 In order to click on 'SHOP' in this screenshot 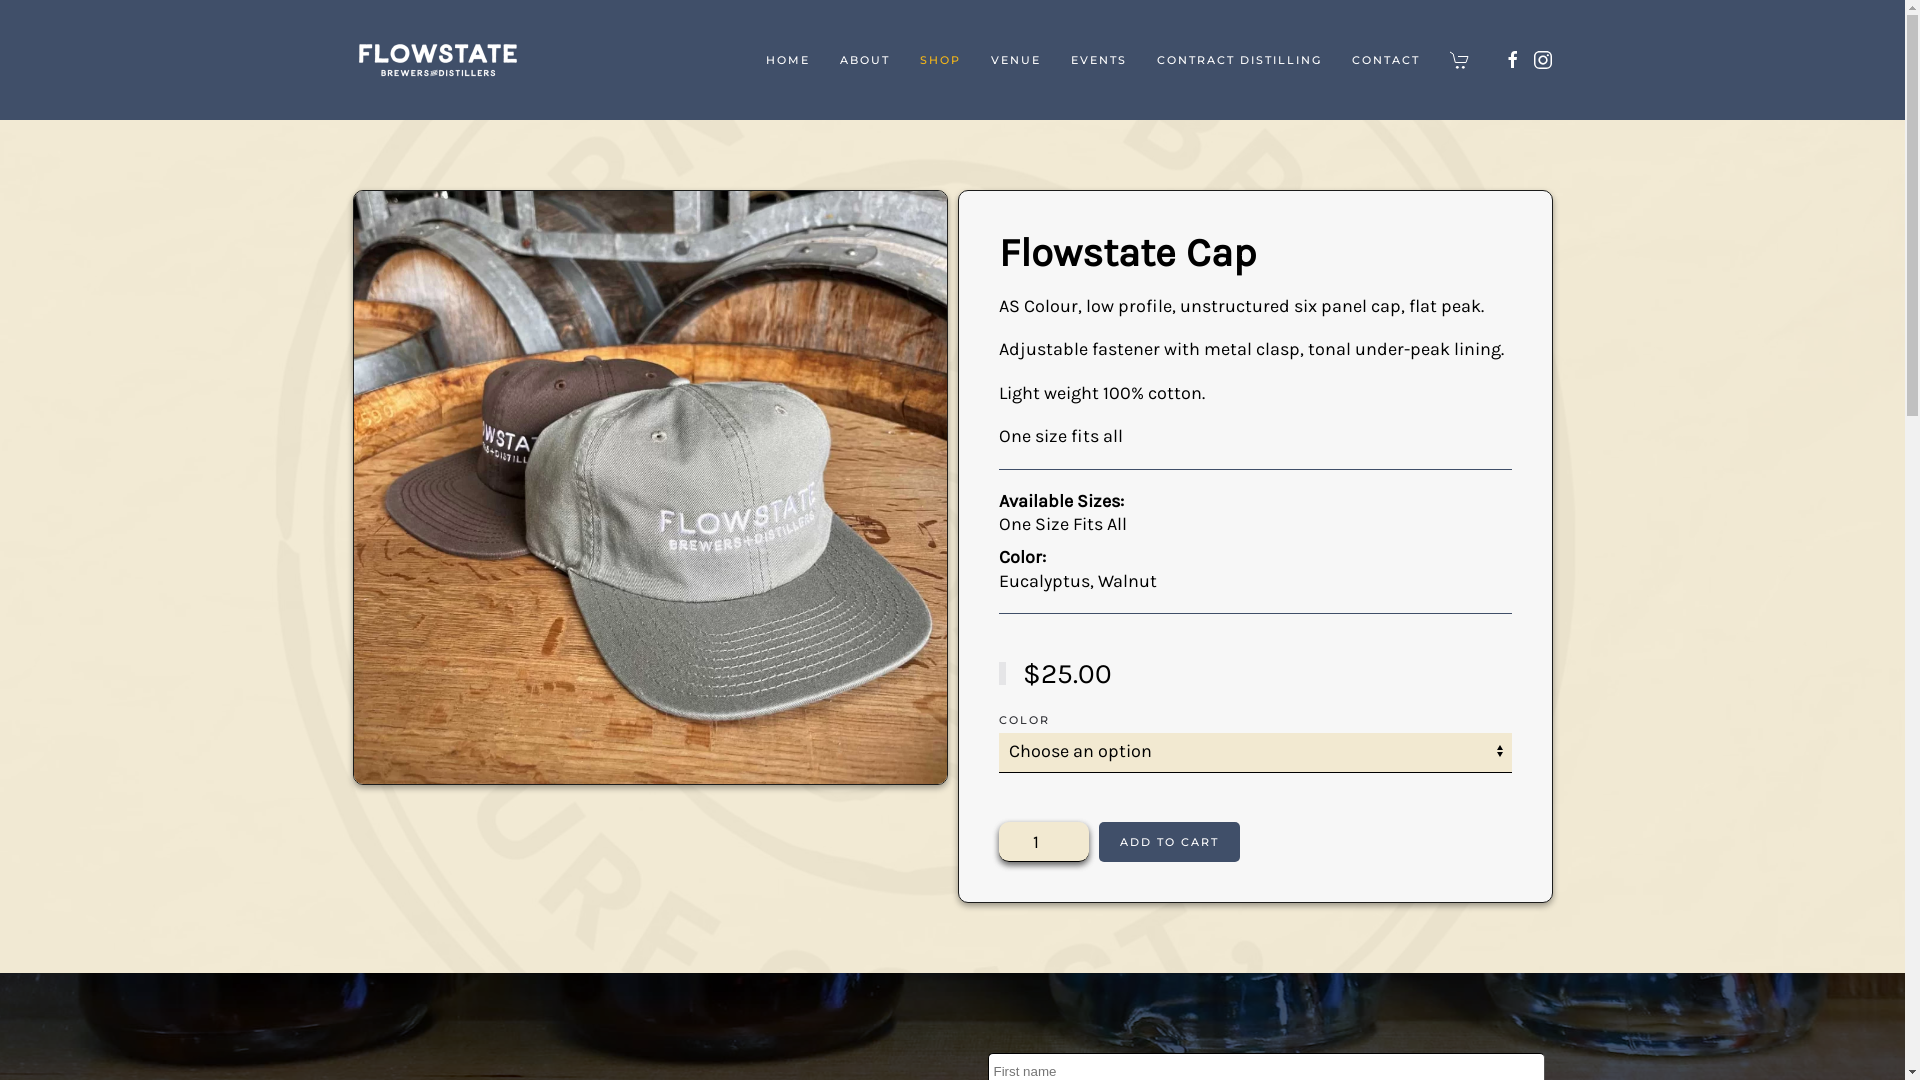, I will do `click(939, 59)`.